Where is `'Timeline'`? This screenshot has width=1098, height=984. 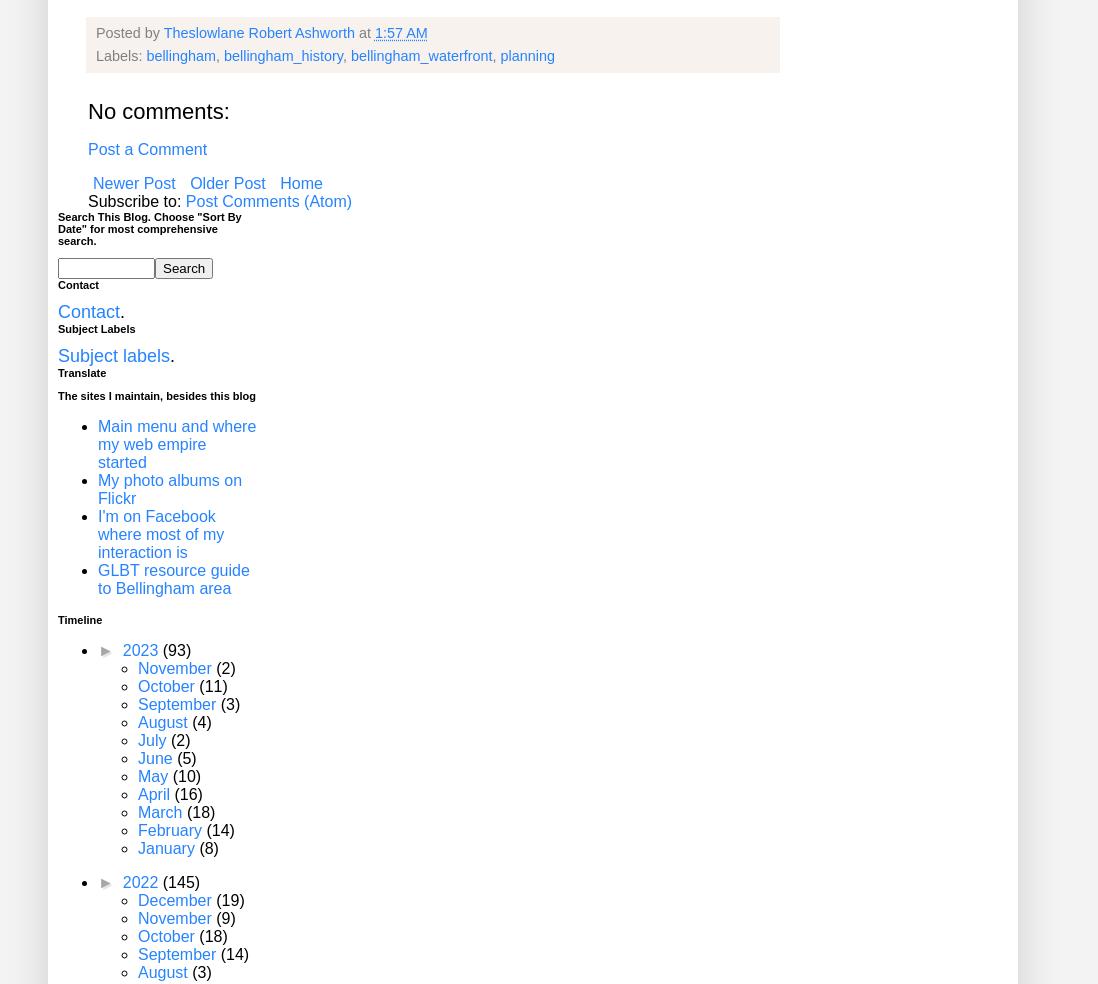 'Timeline' is located at coordinates (79, 620).